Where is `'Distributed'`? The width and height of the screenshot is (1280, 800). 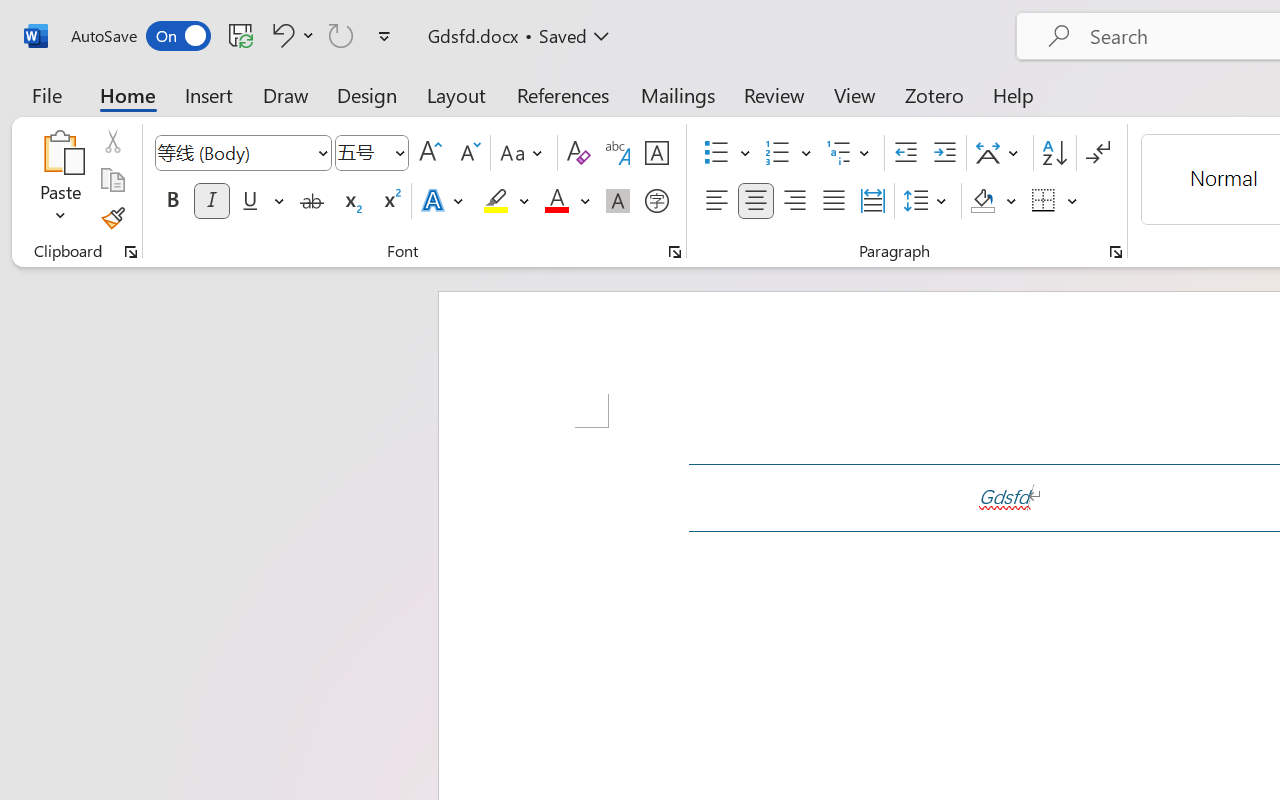
'Distributed' is located at coordinates (872, 201).